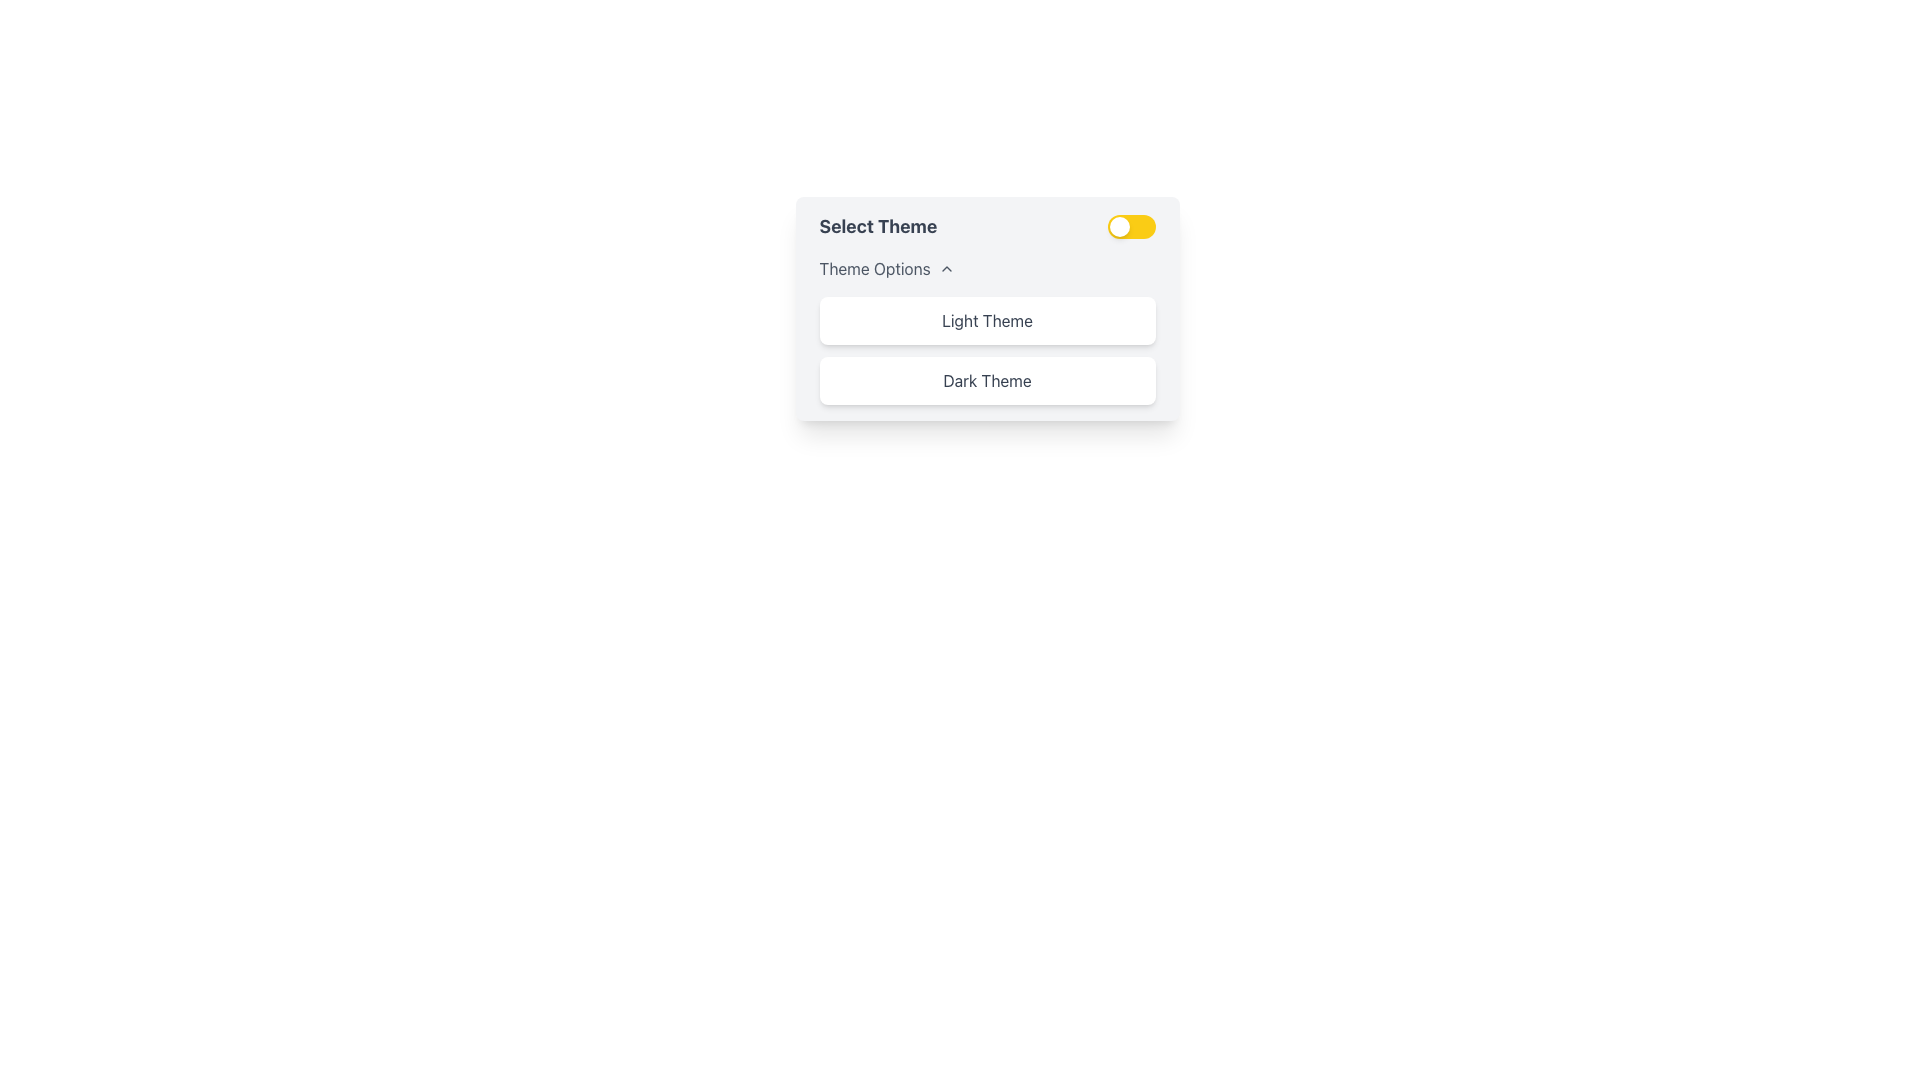  I want to click on the Option Group containing 'Light Theme' and 'Dark Theme' options styled in rounded white boxes beneath the 'Theme Options' label in the 'Select Theme' section, so click(987, 350).